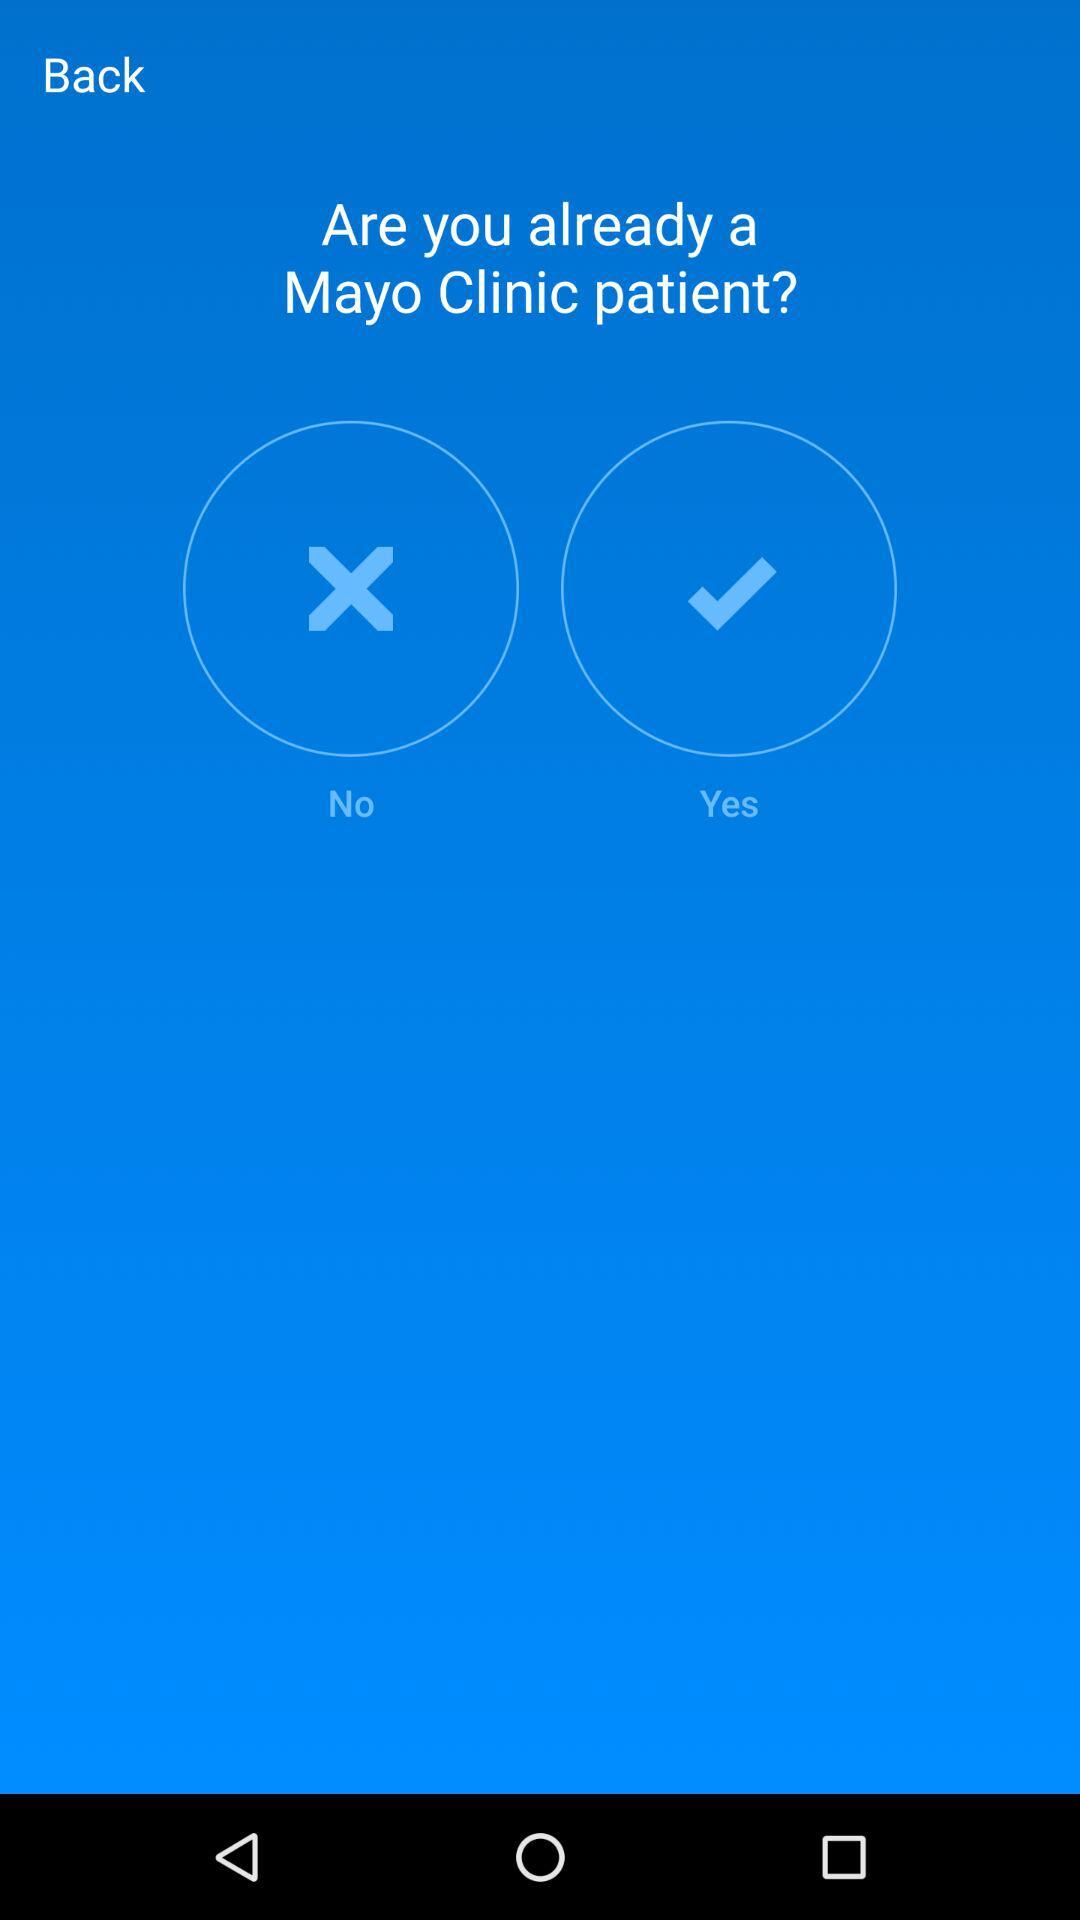  What do you see at coordinates (93, 73) in the screenshot?
I see `back icon` at bounding box center [93, 73].